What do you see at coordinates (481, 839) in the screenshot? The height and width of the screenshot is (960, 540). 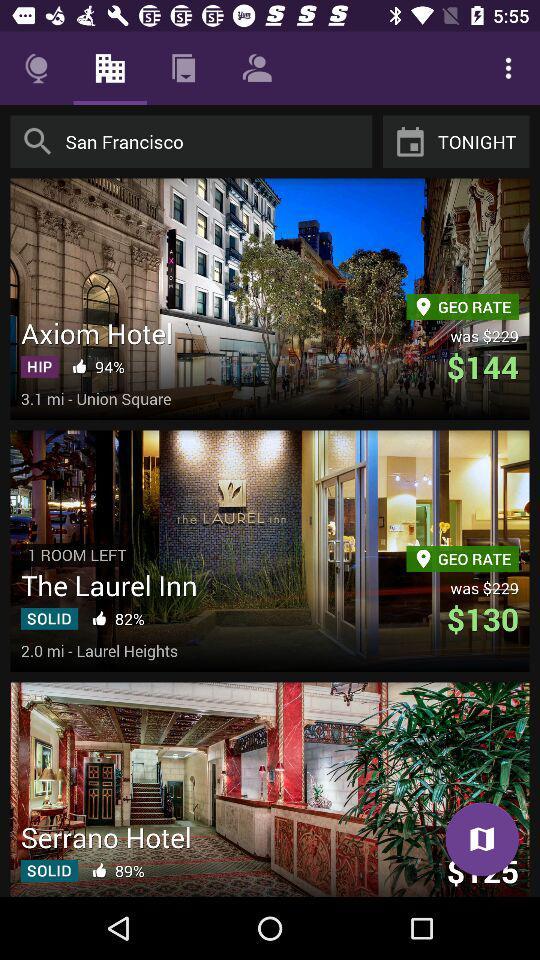 I see `the book icon` at bounding box center [481, 839].